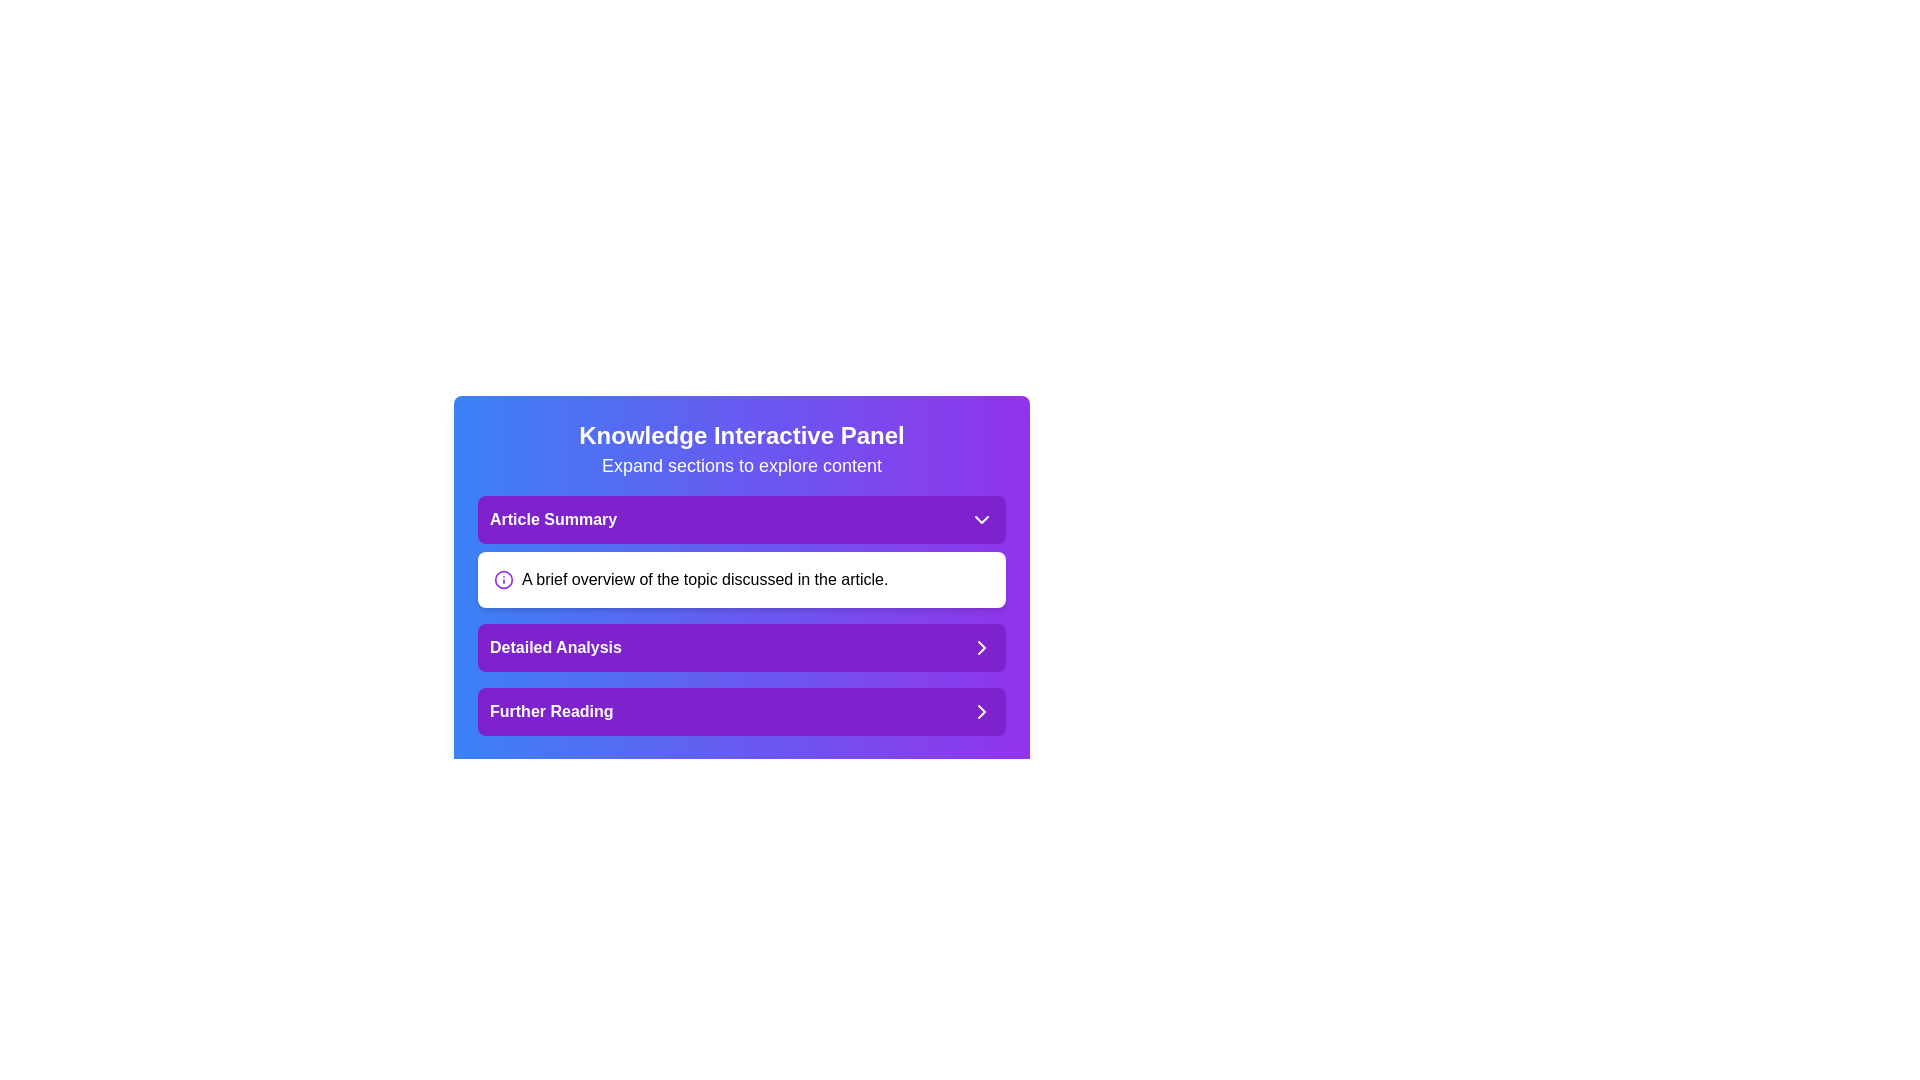 Image resolution: width=1920 pixels, height=1080 pixels. I want to click on the actionable icon located at the far right of the 'Detailed Analysis' purple button, so click(982, 648).